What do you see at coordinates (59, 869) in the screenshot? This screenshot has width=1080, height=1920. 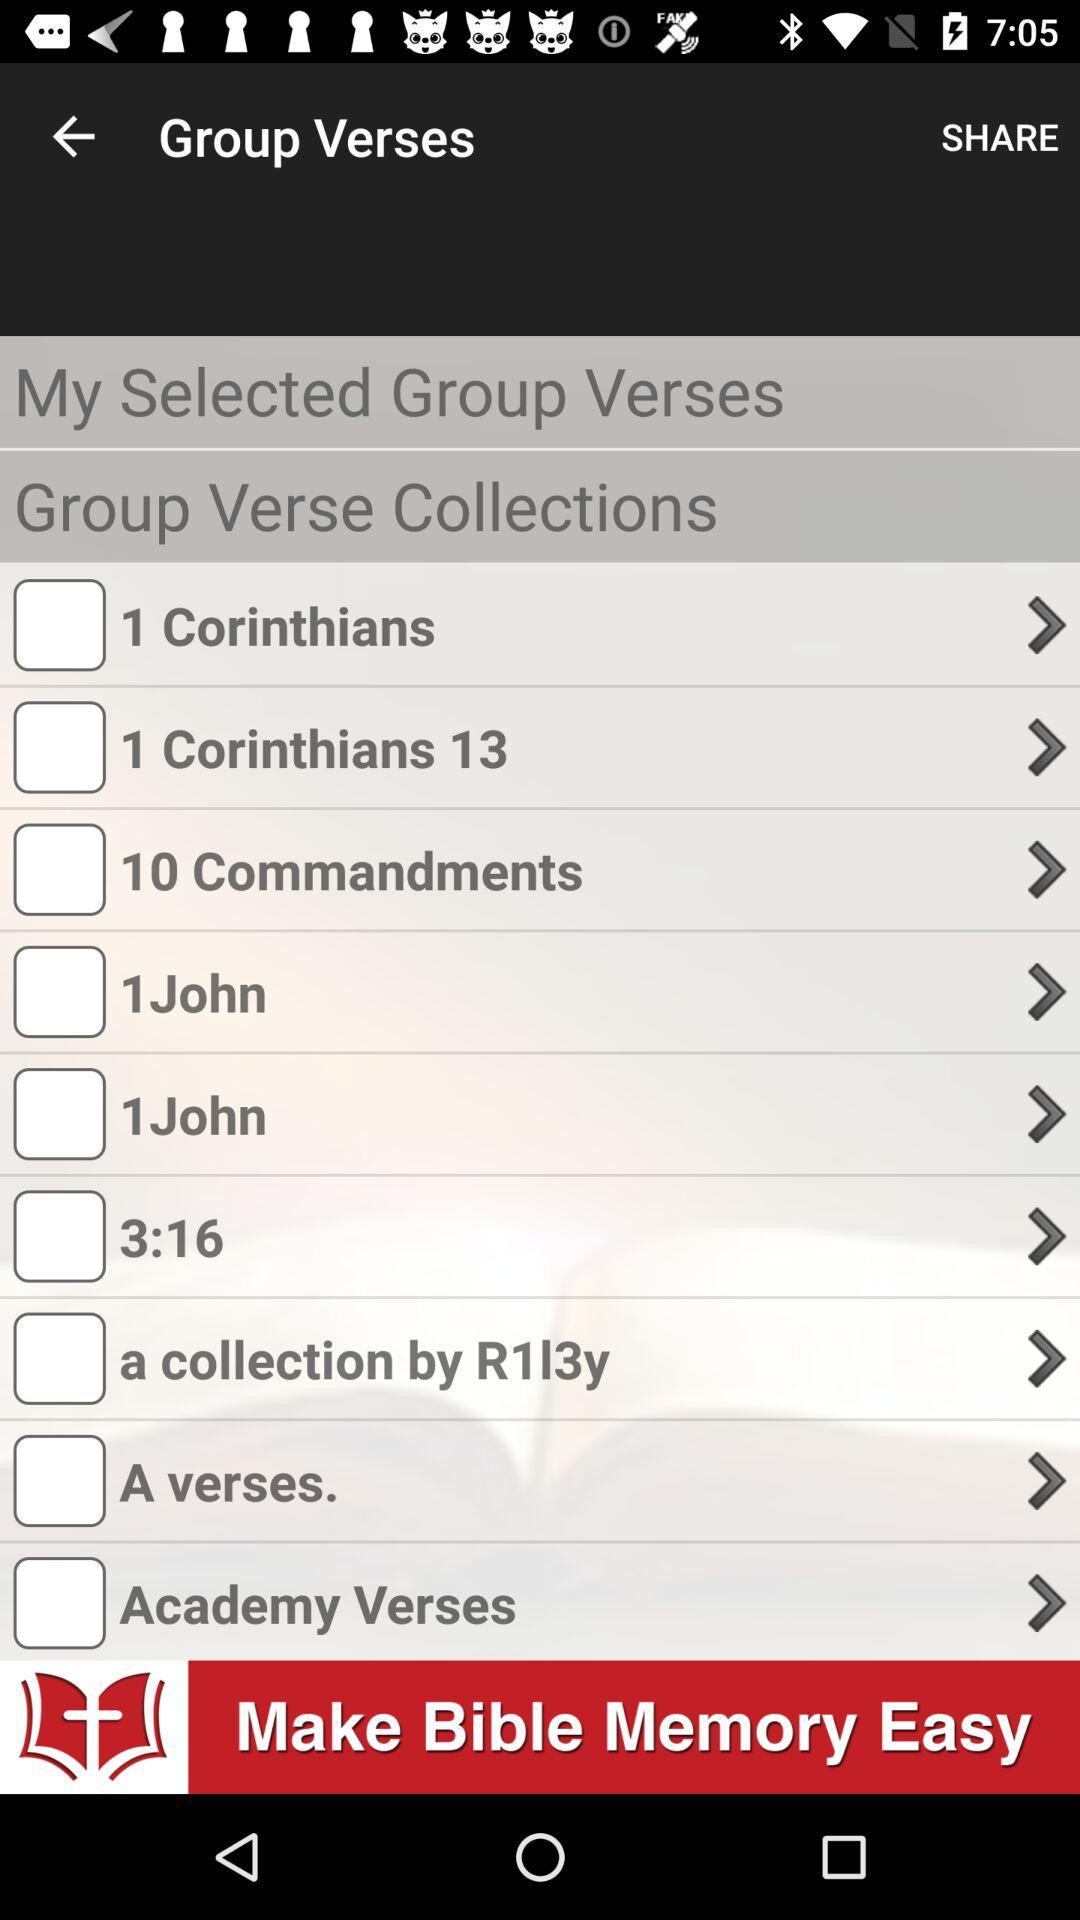 I see `checkbox before 10 commandments text` at bounding box center [59, 869].